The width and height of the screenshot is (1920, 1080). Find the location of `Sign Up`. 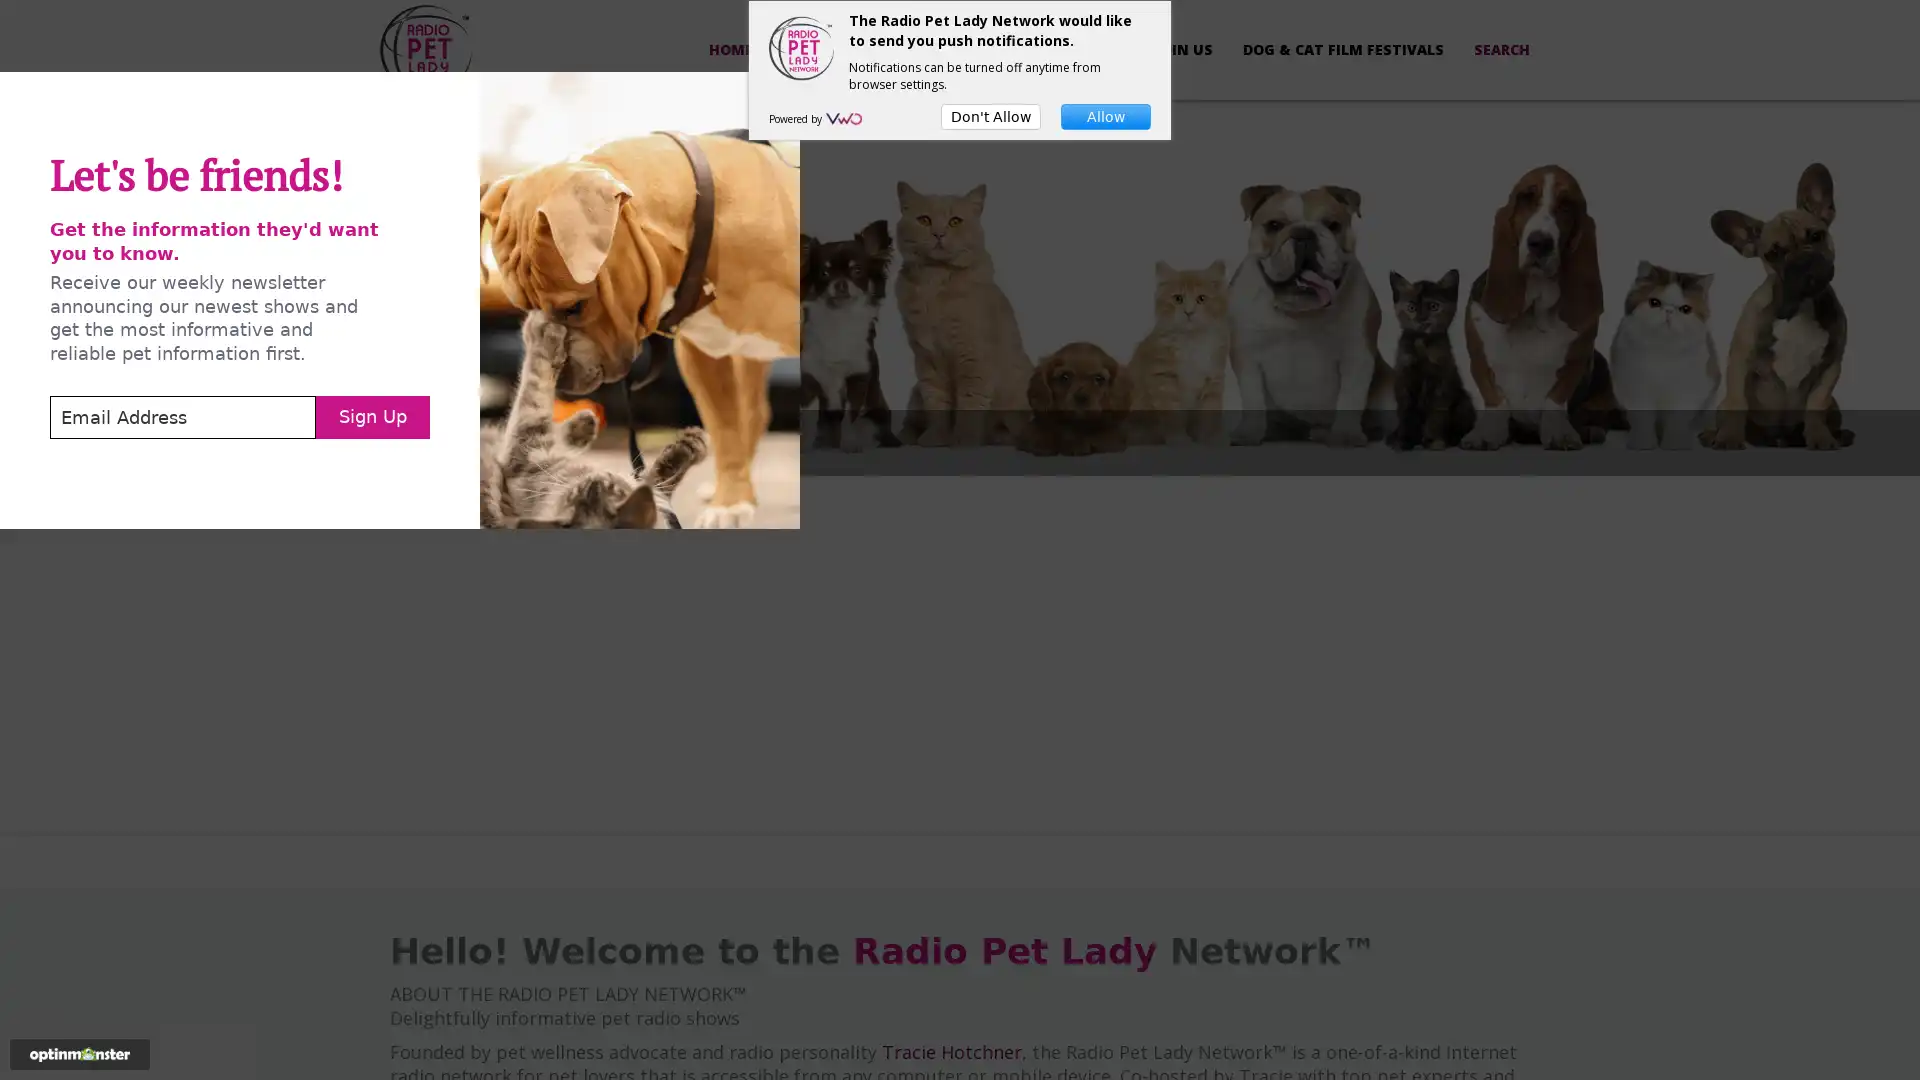

Sign Up is located at coordinates (931, 656).